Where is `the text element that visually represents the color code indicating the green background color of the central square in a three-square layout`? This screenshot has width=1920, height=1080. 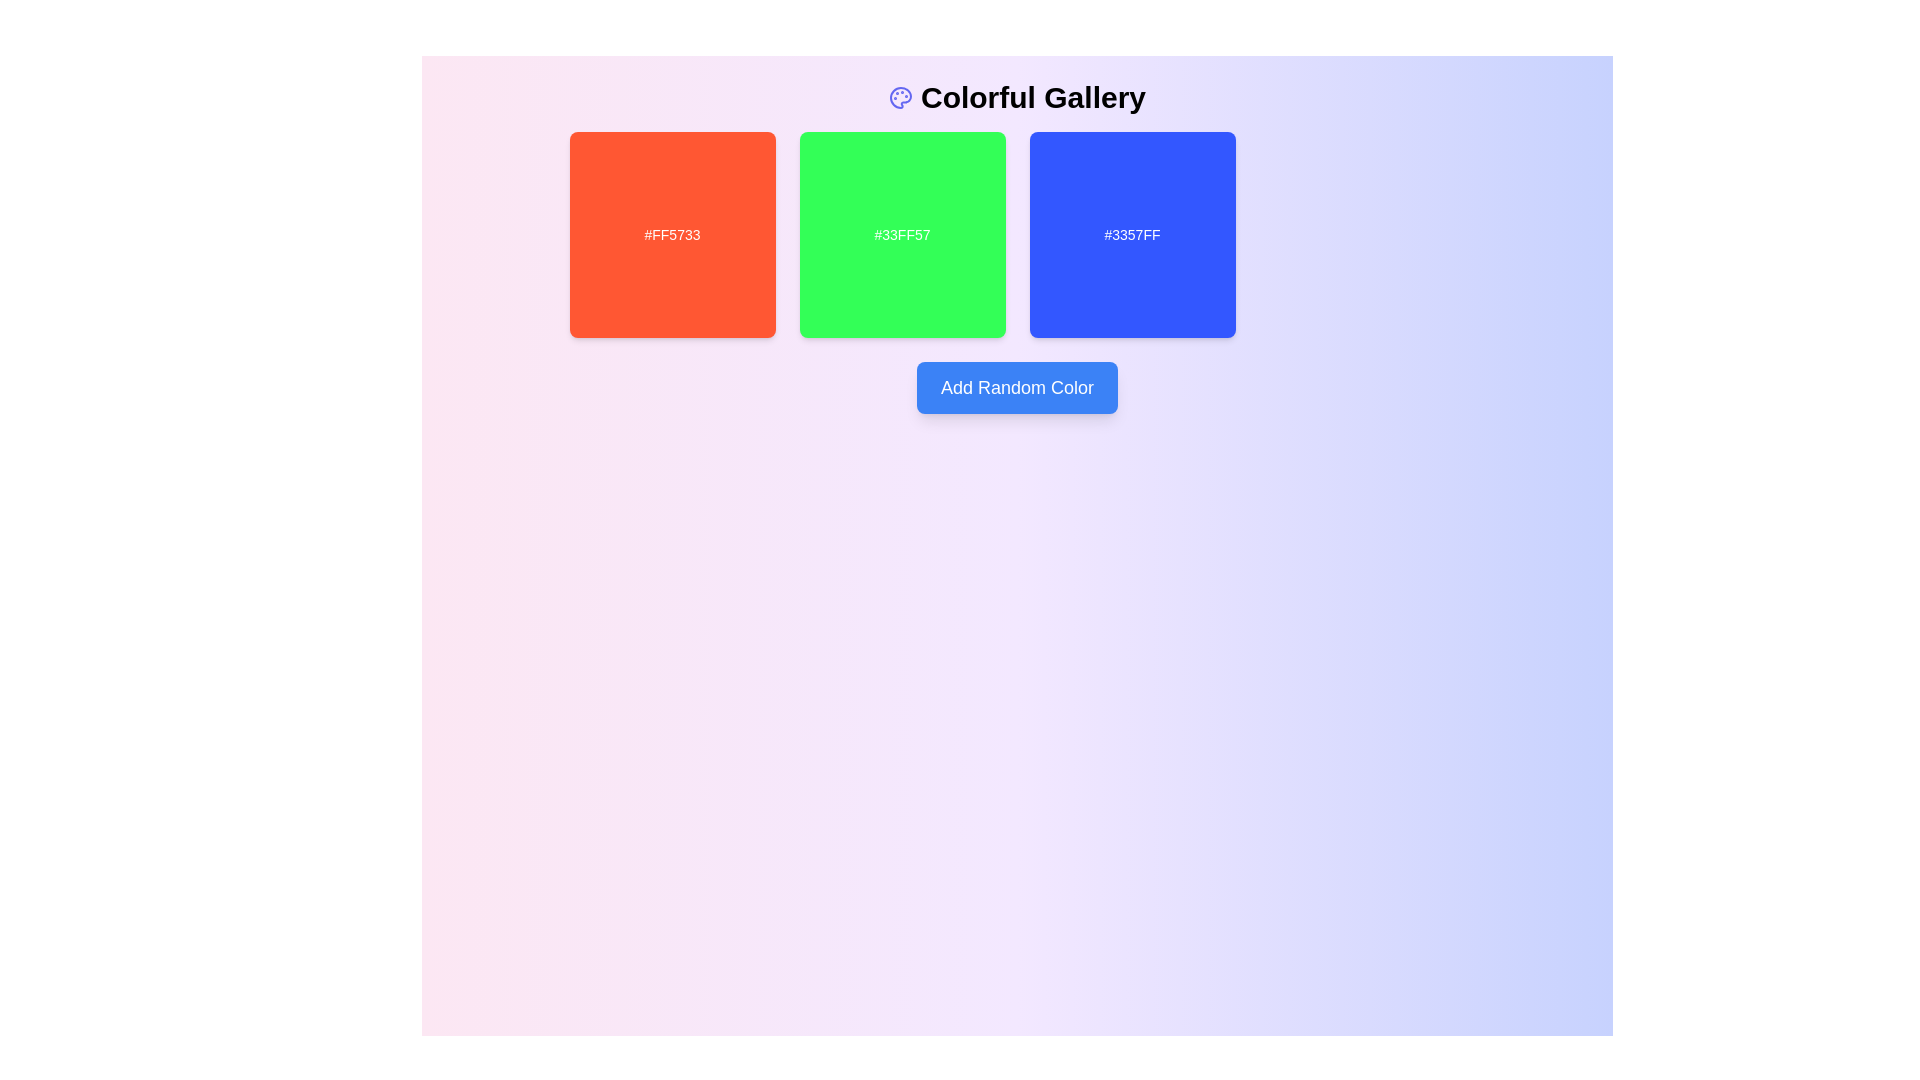 the text element that visually represents the color code indicating the green background color of the central square in a three-square layout is located at coordinates (901, 234).